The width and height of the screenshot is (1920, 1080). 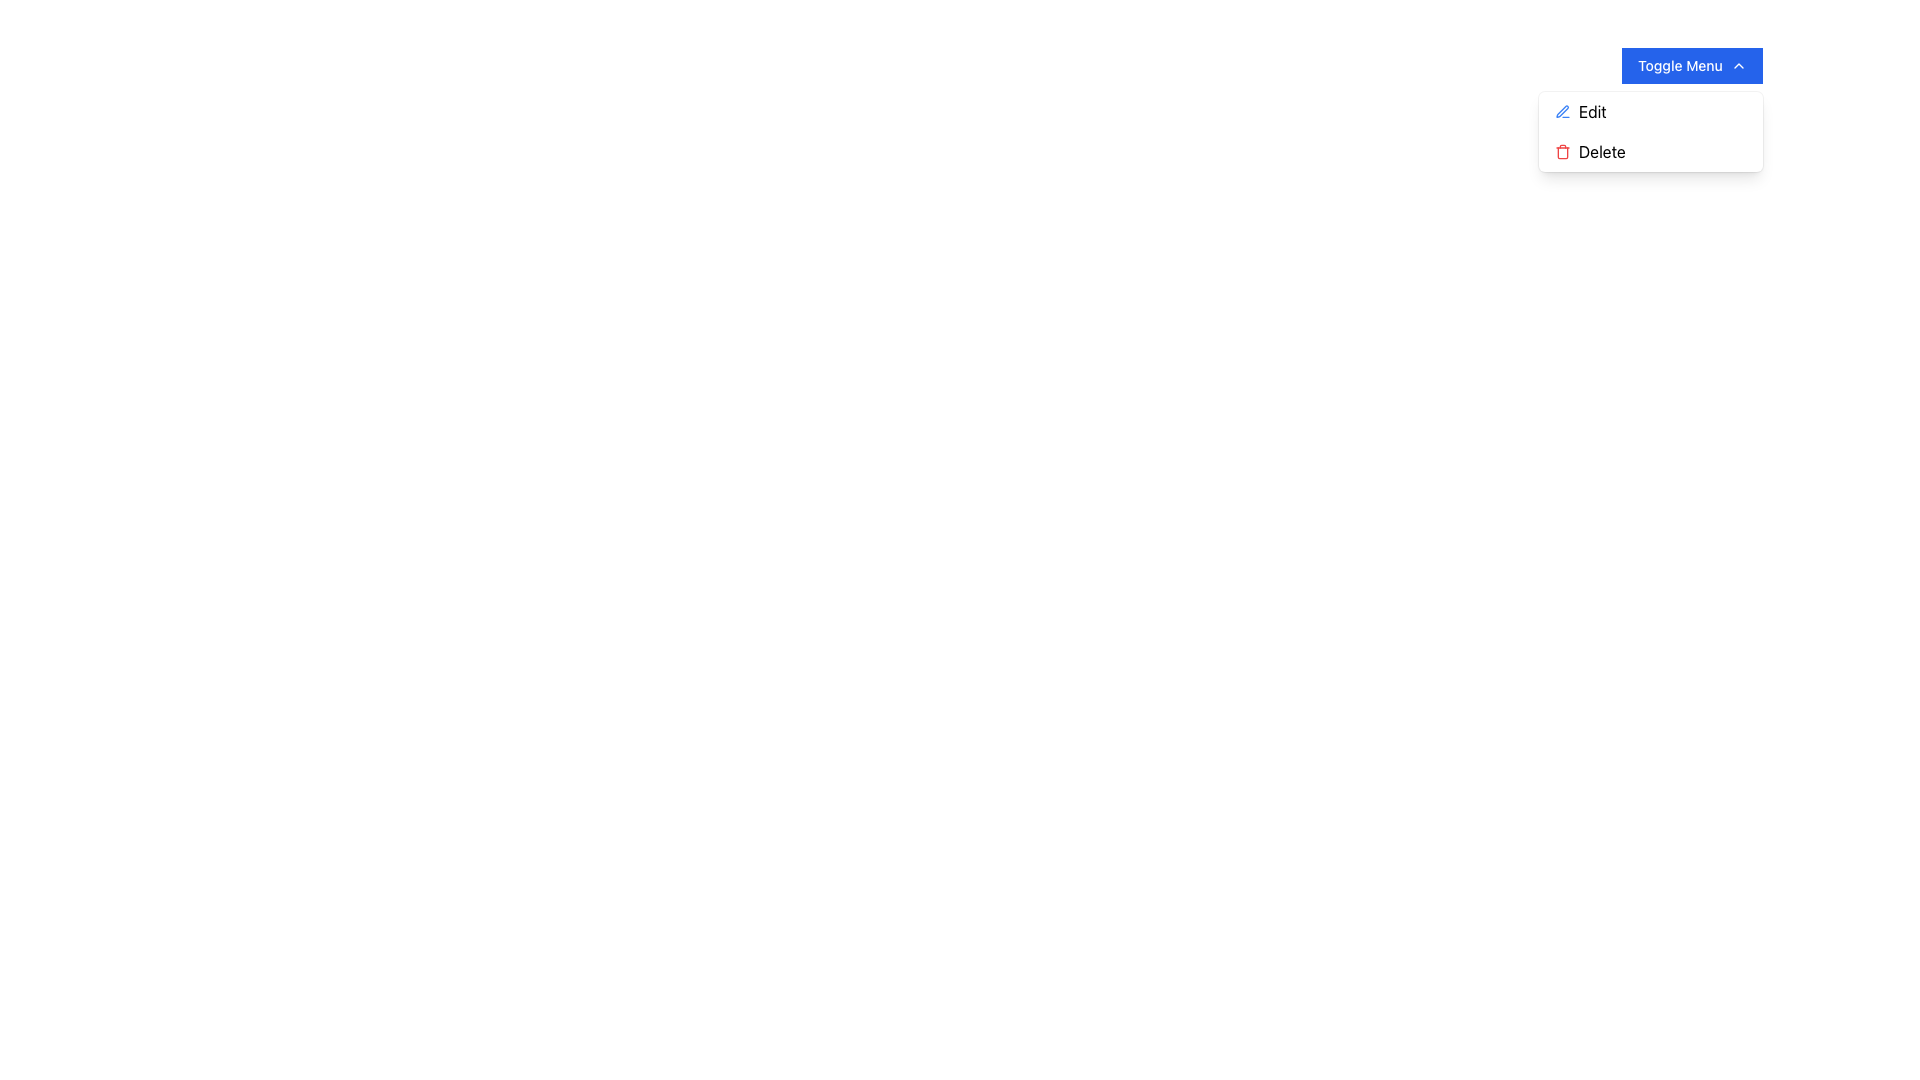 I want to click on the blue, pen-shaped icon located to the left of the 'Edit' text in the dropdown menu, so click(x=1561, y=111).